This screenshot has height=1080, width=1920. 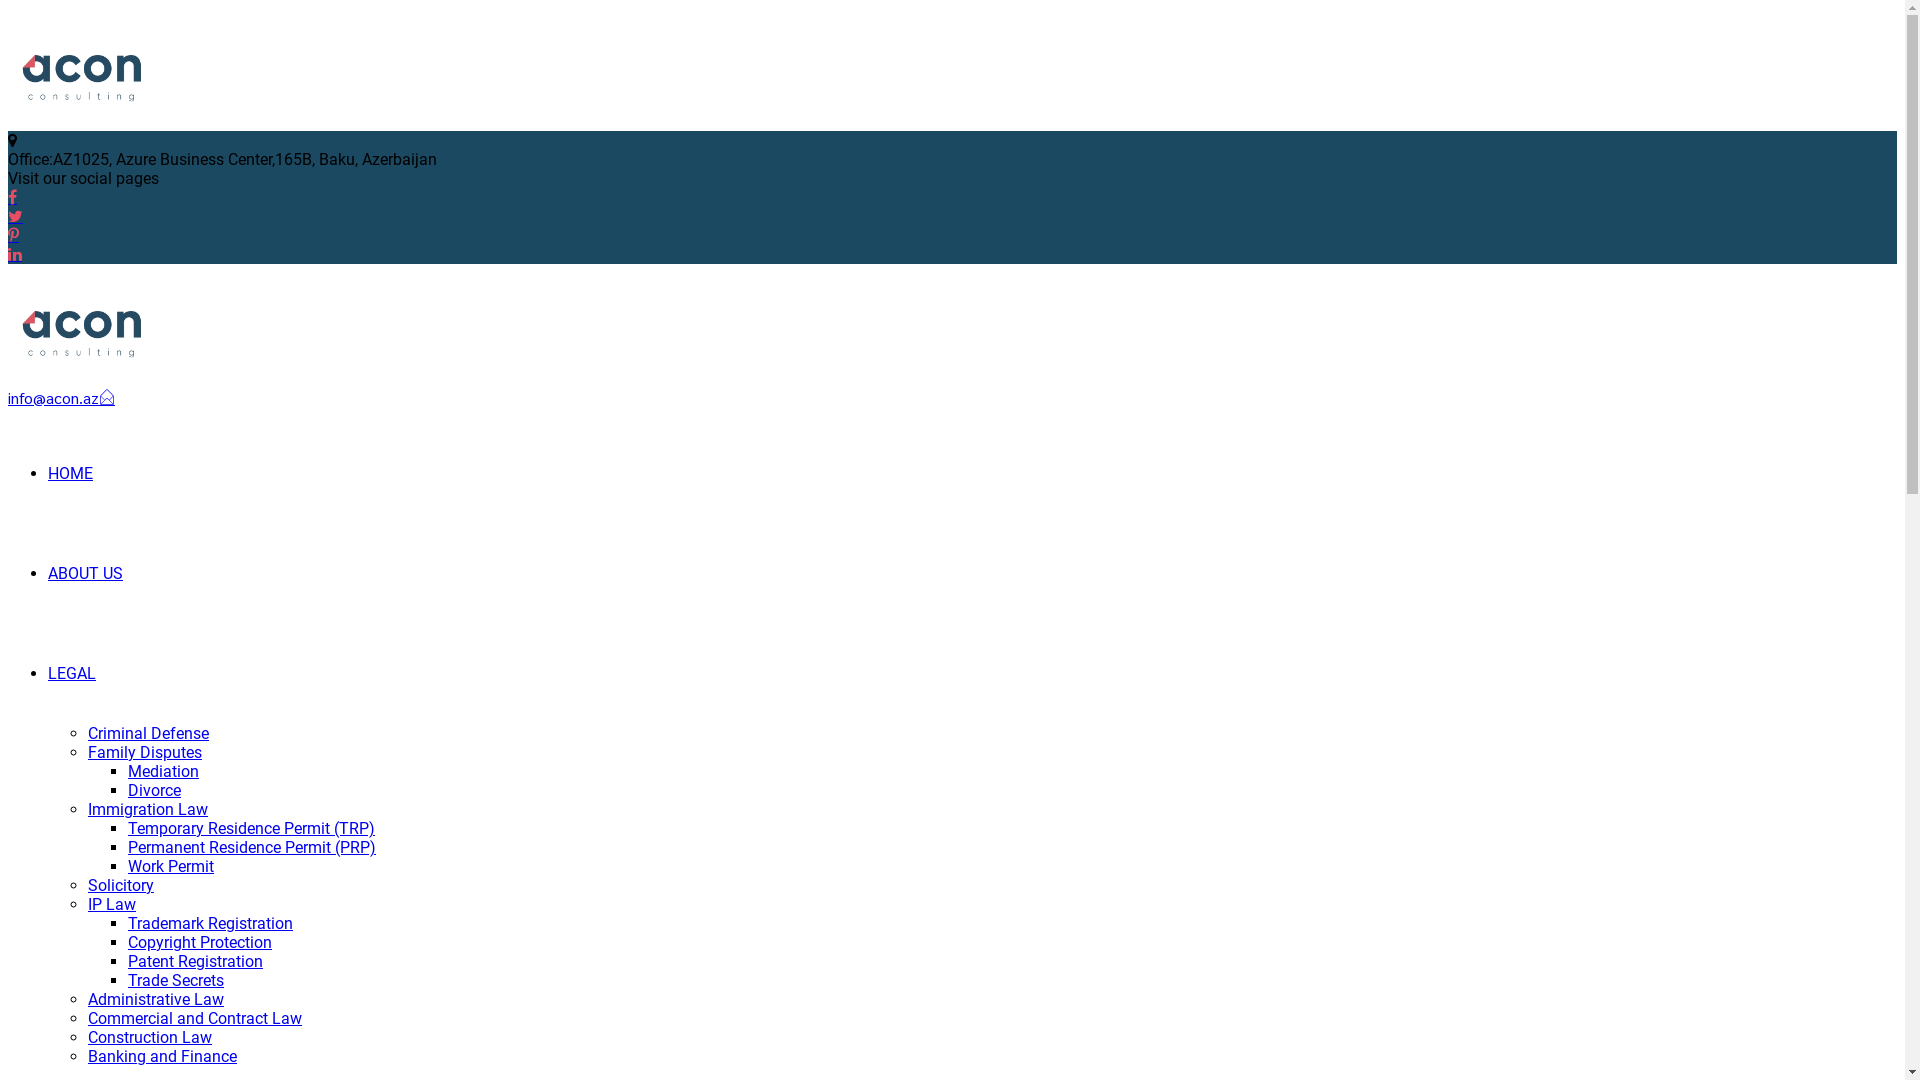 I want to click on 'ABOUT US', so click(x=48, y=573).